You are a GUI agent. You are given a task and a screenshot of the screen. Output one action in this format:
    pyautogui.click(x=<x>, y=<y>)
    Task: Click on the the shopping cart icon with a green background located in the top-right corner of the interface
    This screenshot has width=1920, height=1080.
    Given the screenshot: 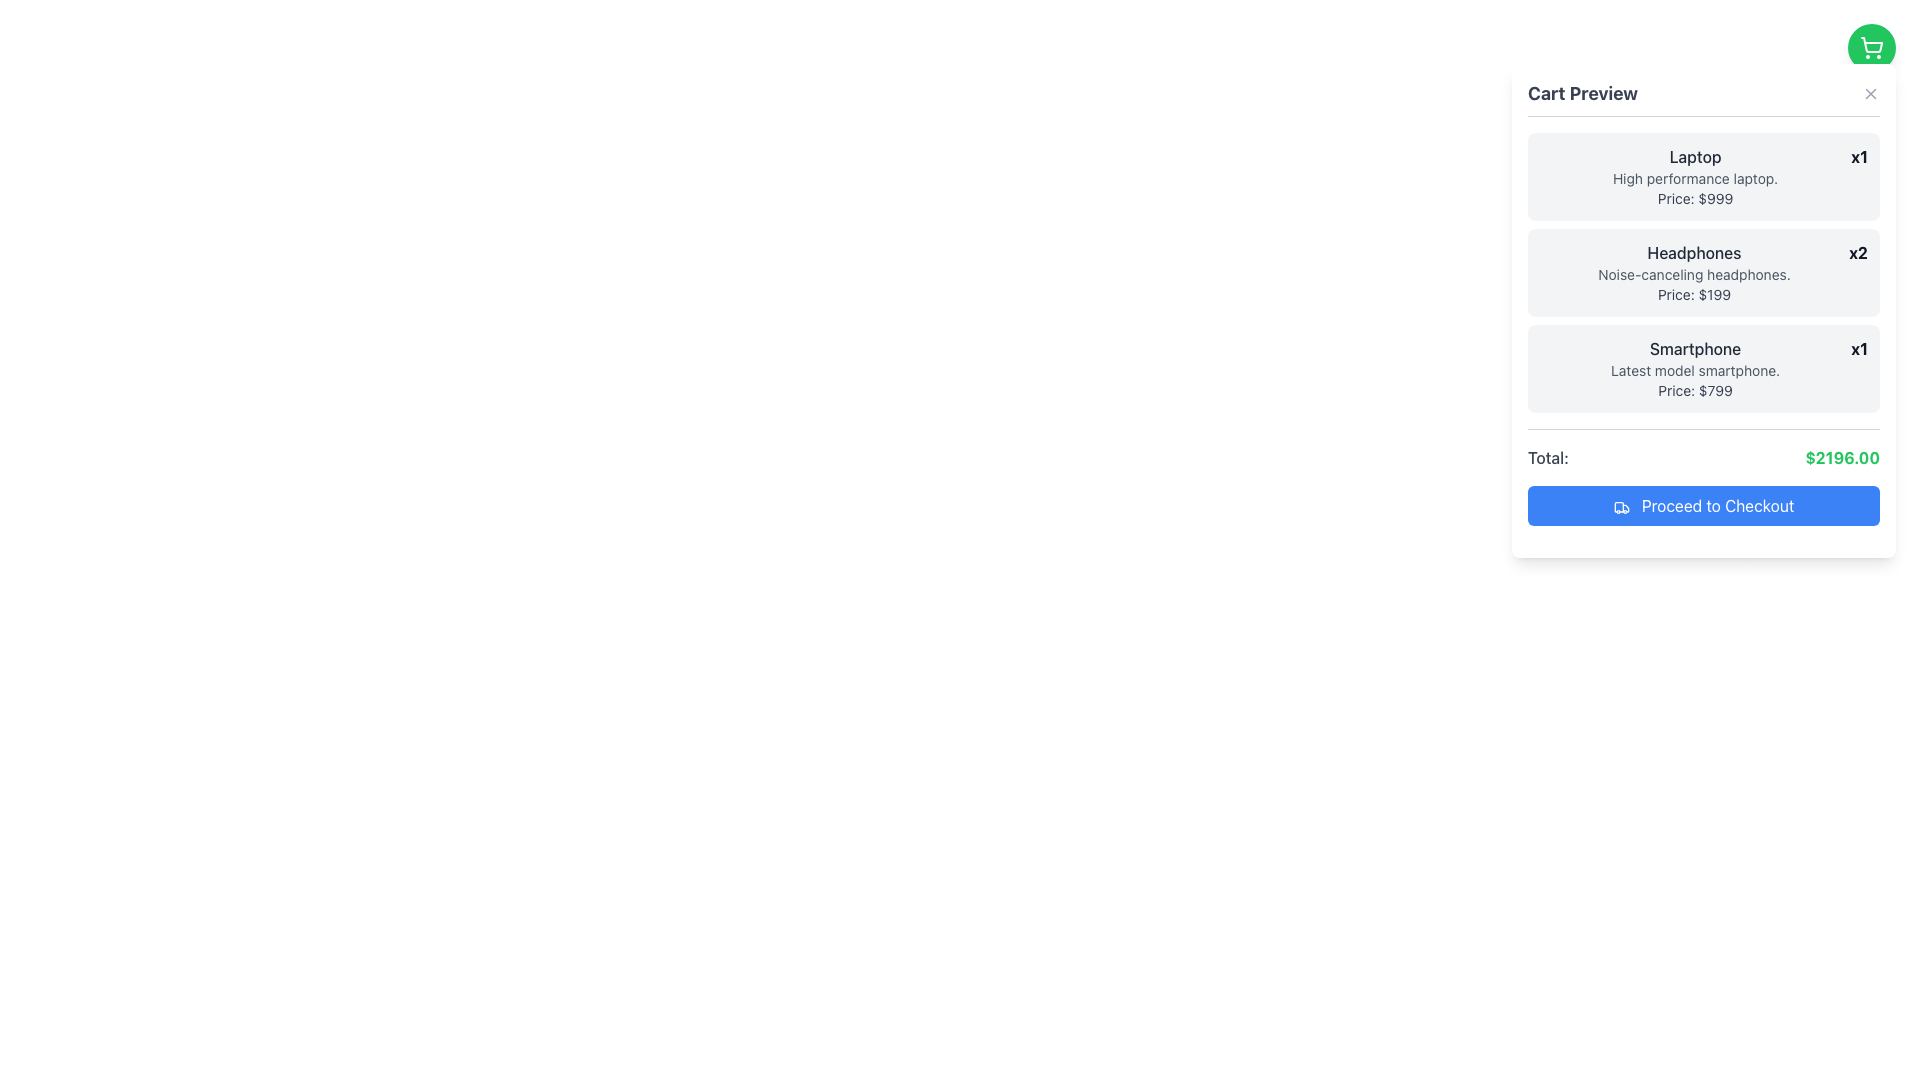 What is the action you would take?
    pyautogui.click(x=1871, y=46)
    